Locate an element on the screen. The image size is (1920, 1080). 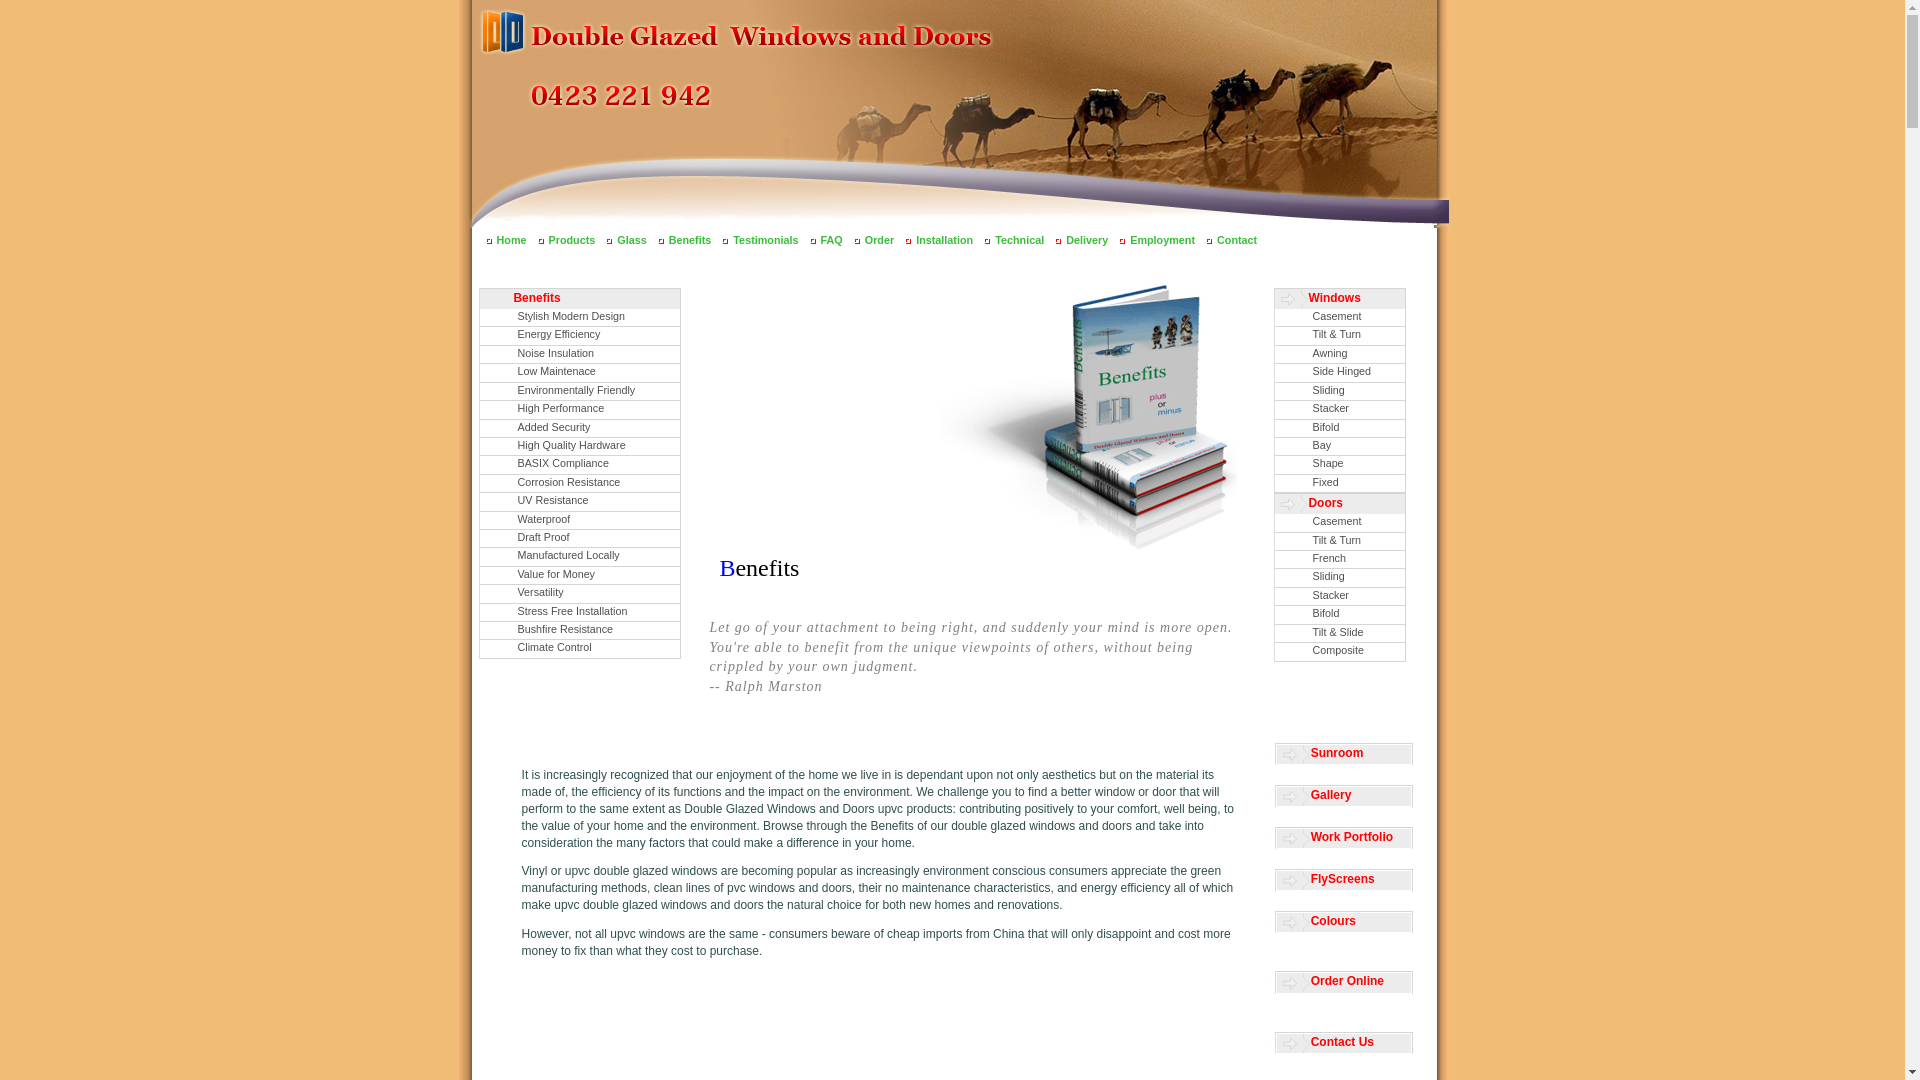
'Colours' is located at coordinates (1344, 922).